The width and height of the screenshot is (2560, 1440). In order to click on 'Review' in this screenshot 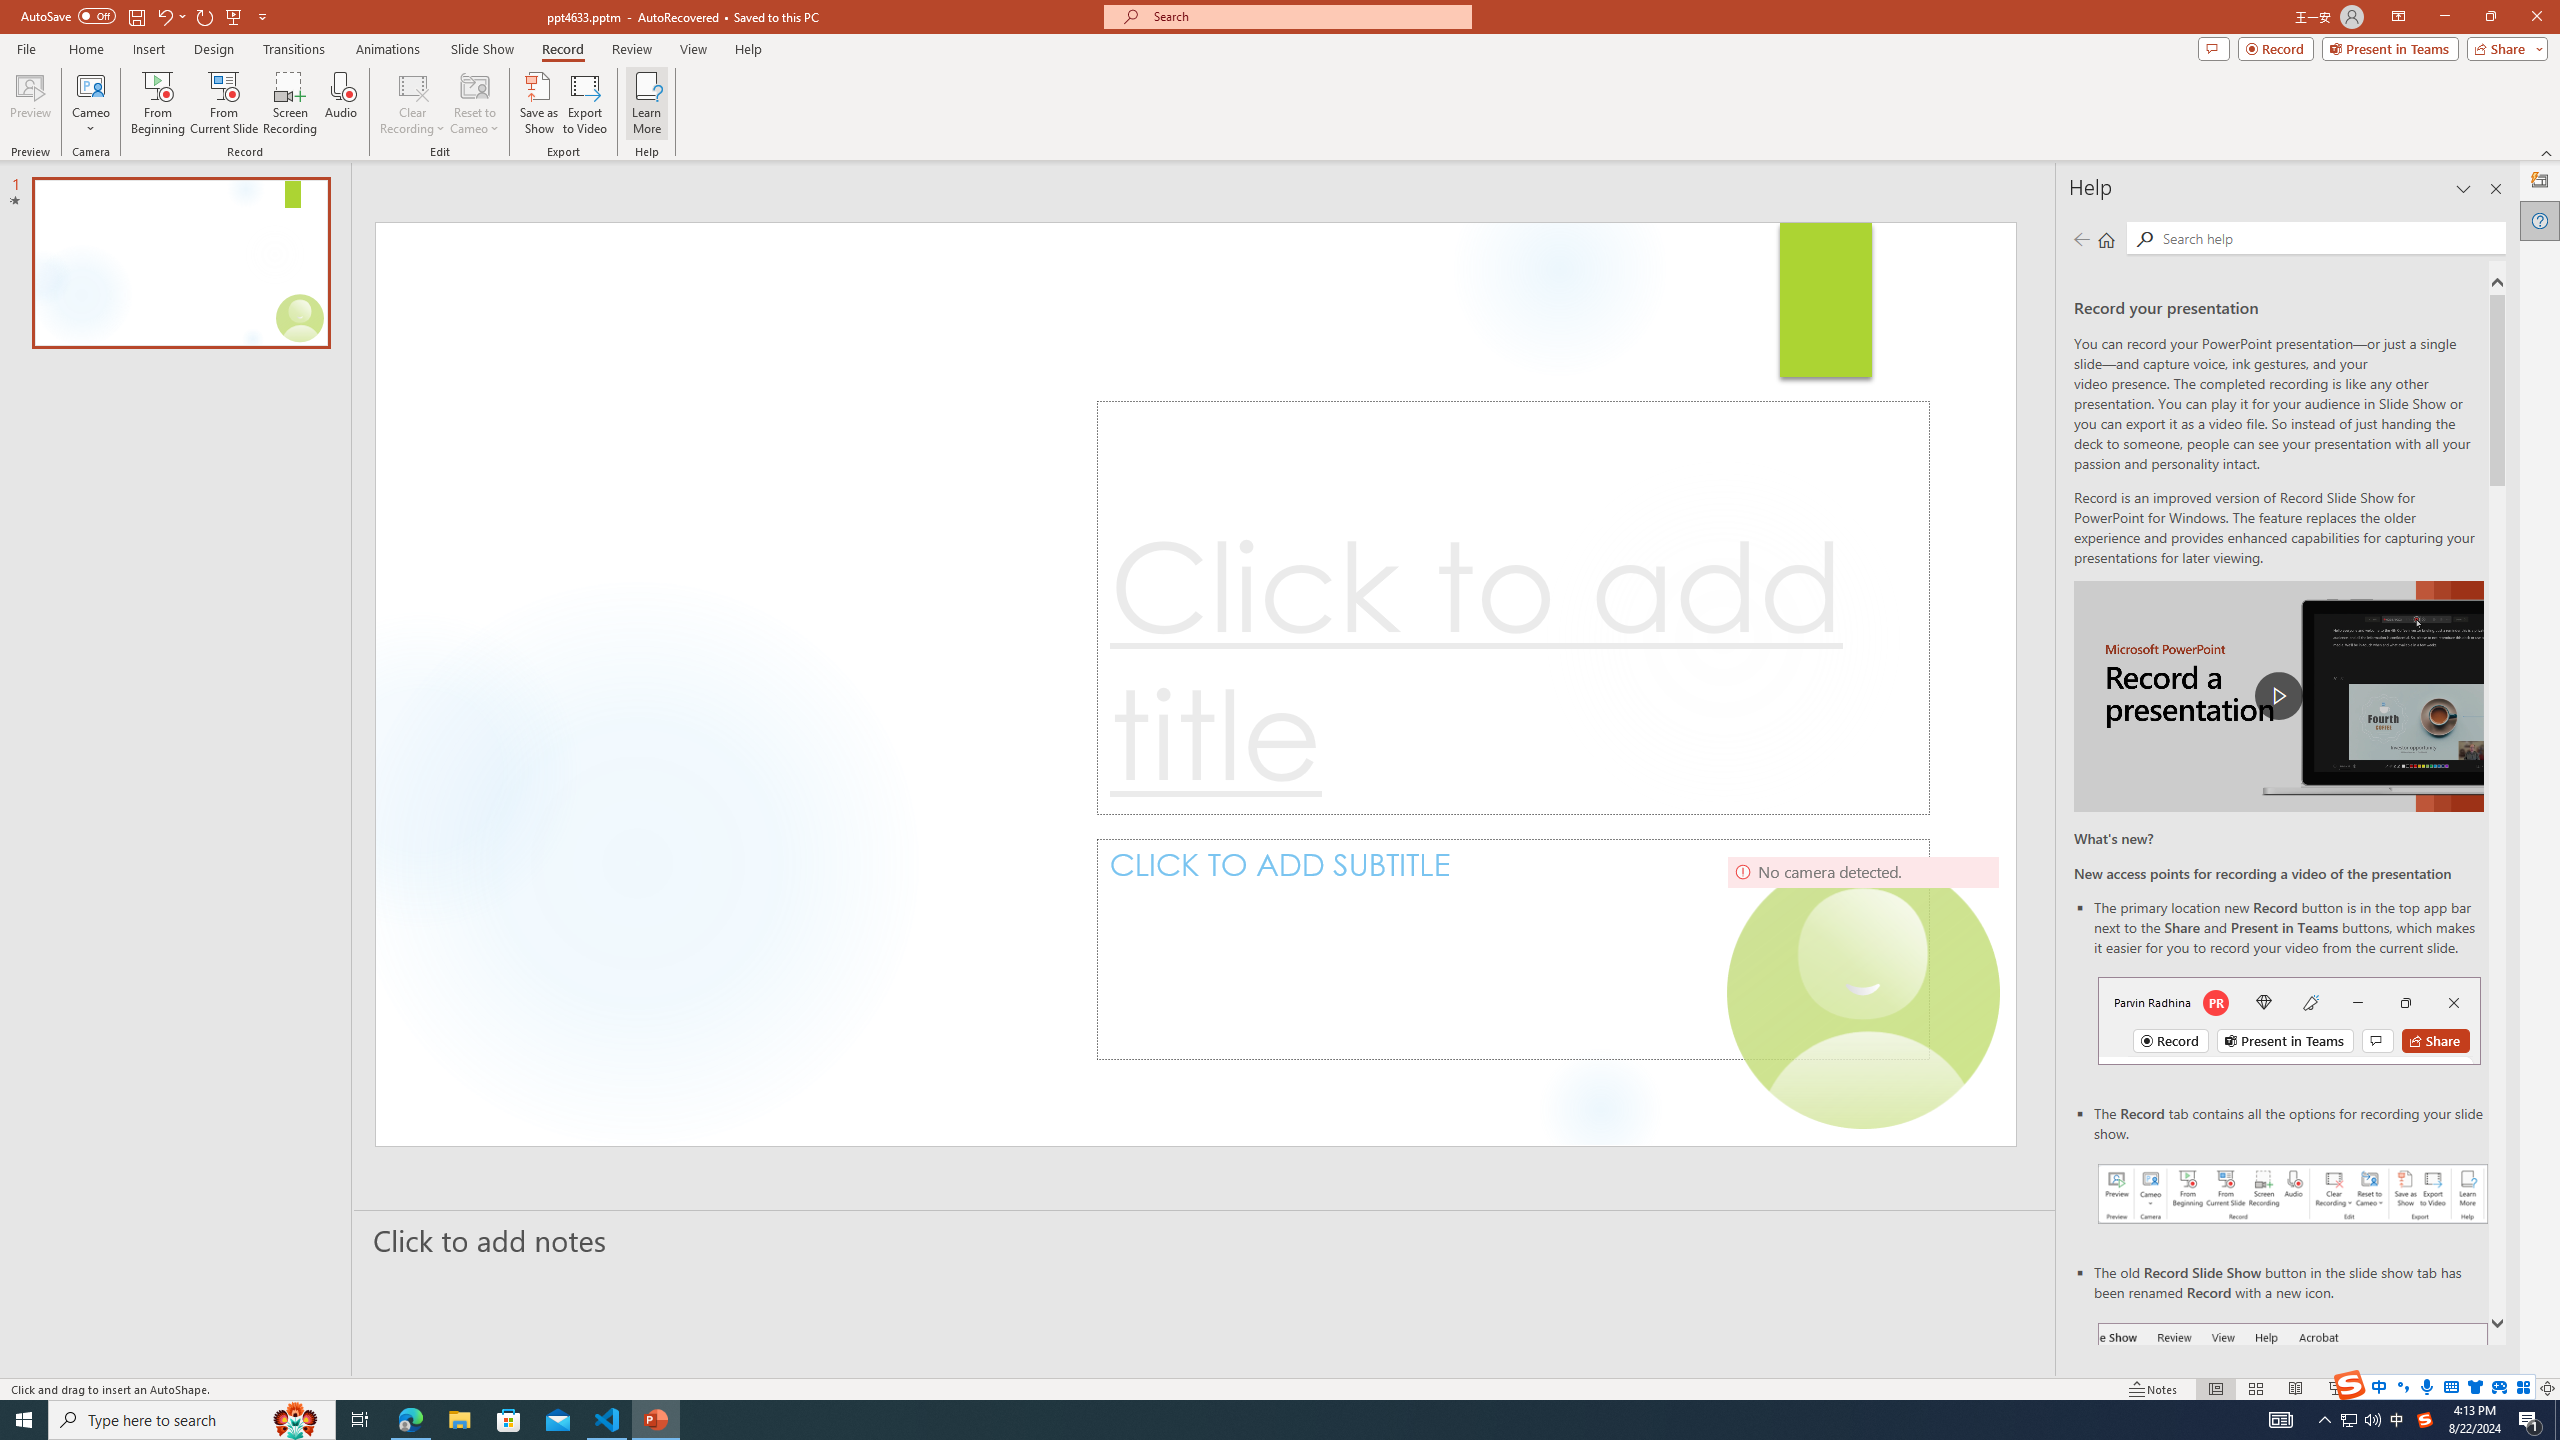, I will do `click(631, 49)`.